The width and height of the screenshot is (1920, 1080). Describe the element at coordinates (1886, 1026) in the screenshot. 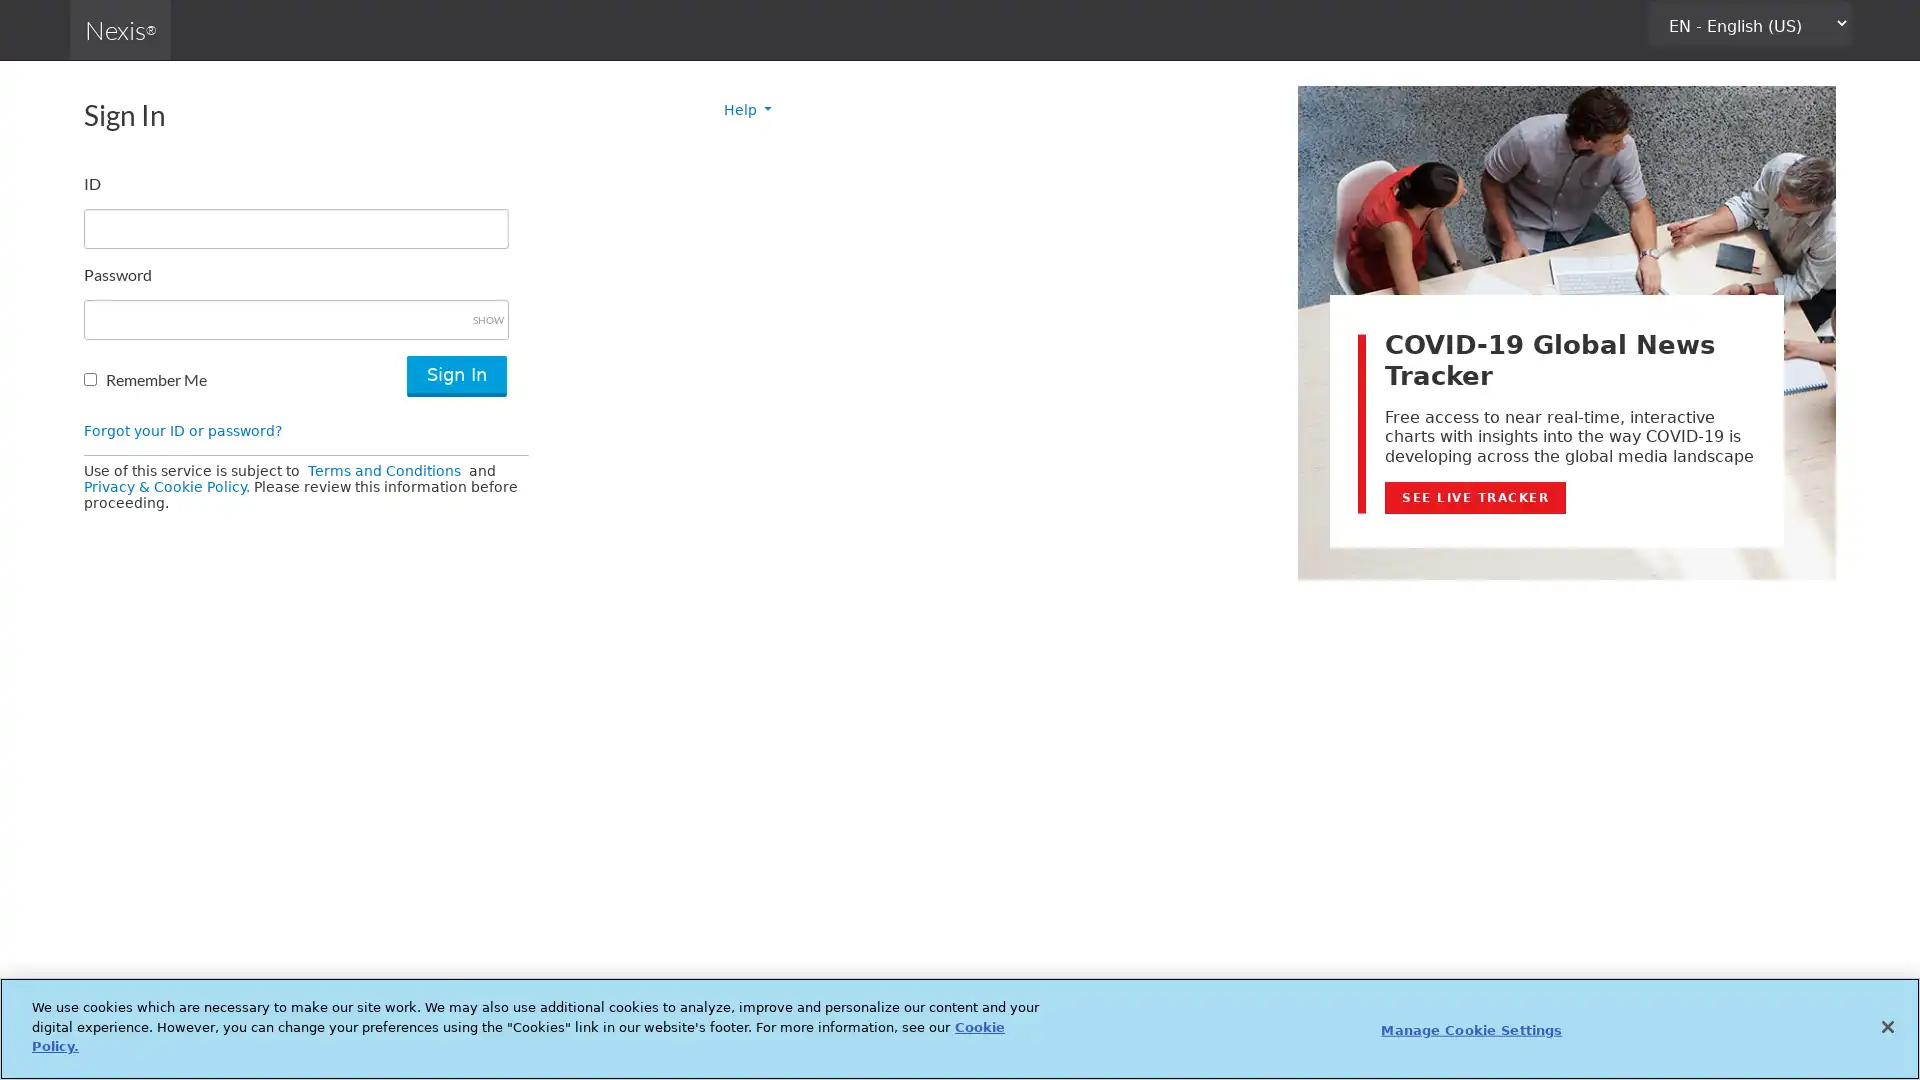

I see `Close` at that location.